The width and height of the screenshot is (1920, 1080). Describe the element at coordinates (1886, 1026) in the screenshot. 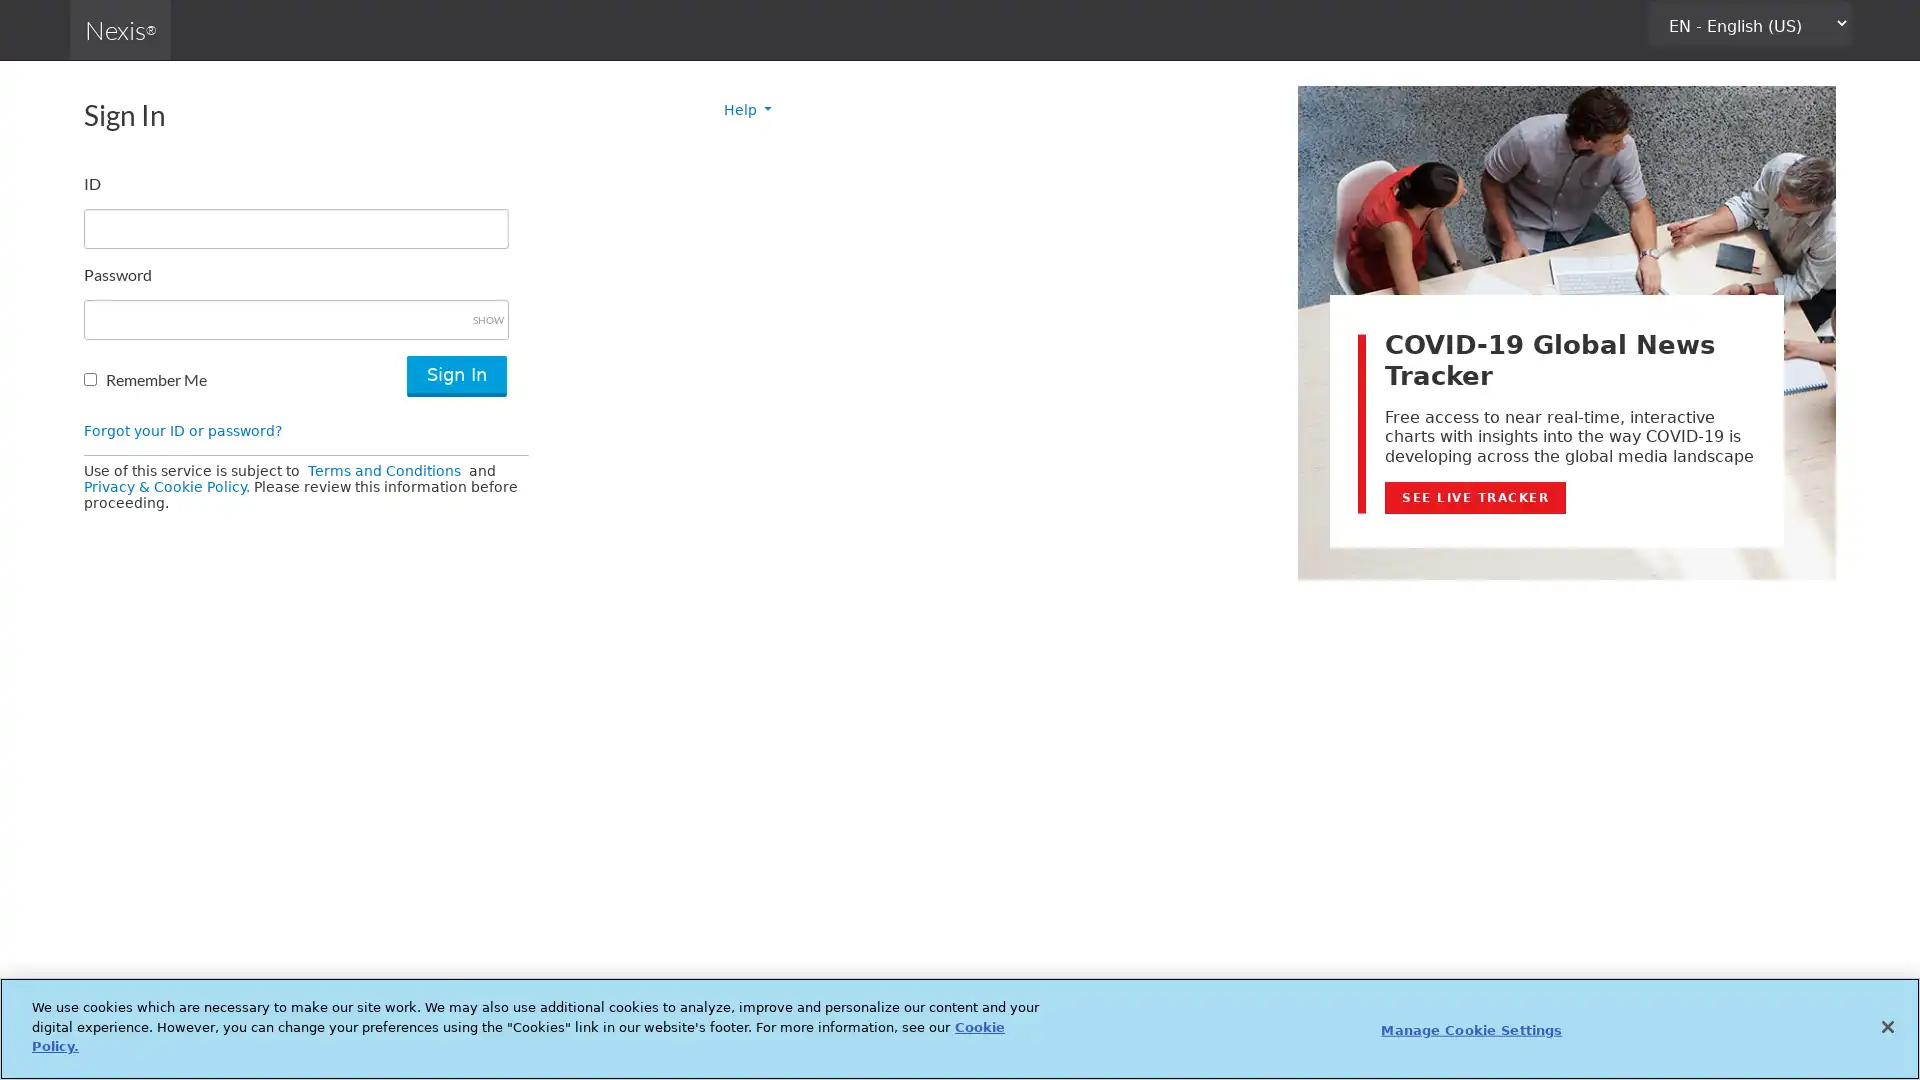

I see `Close` at that location.